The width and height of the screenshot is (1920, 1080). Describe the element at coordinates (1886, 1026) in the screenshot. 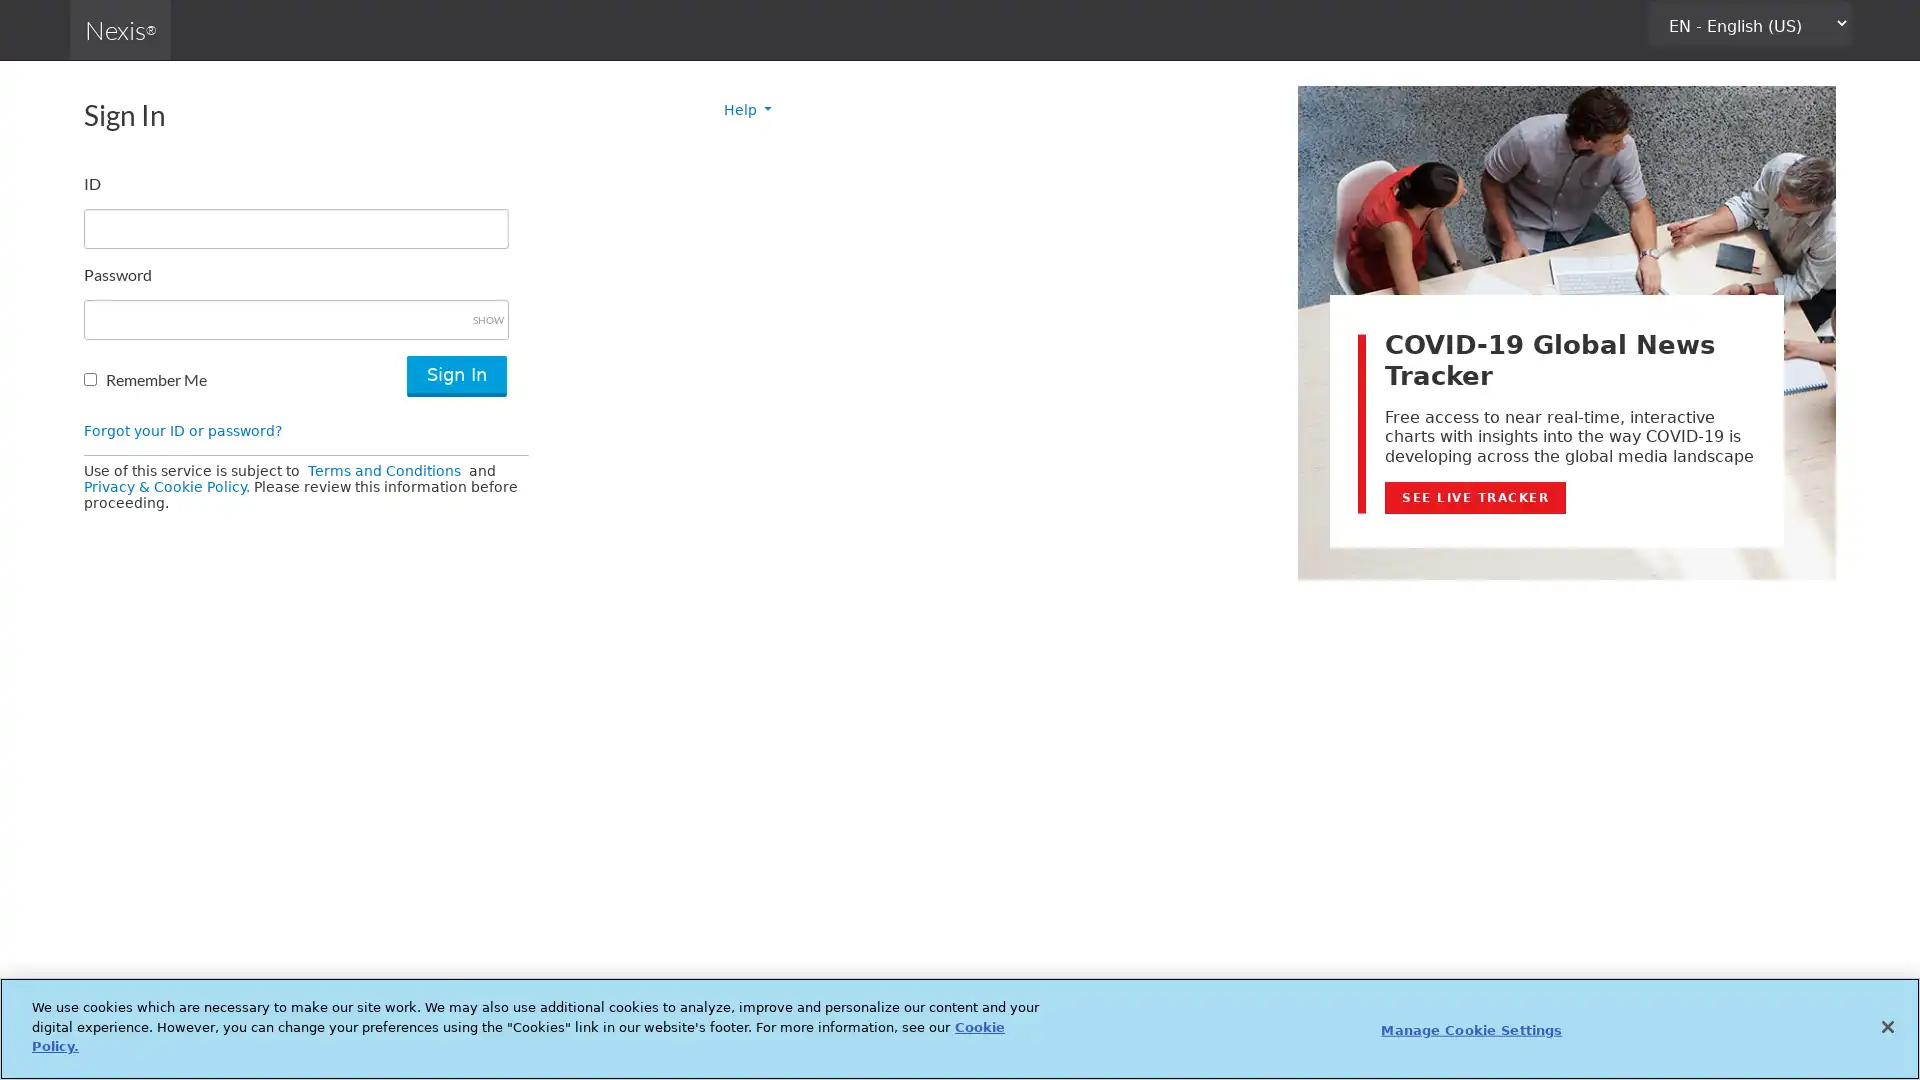

I see `Close` at that location.